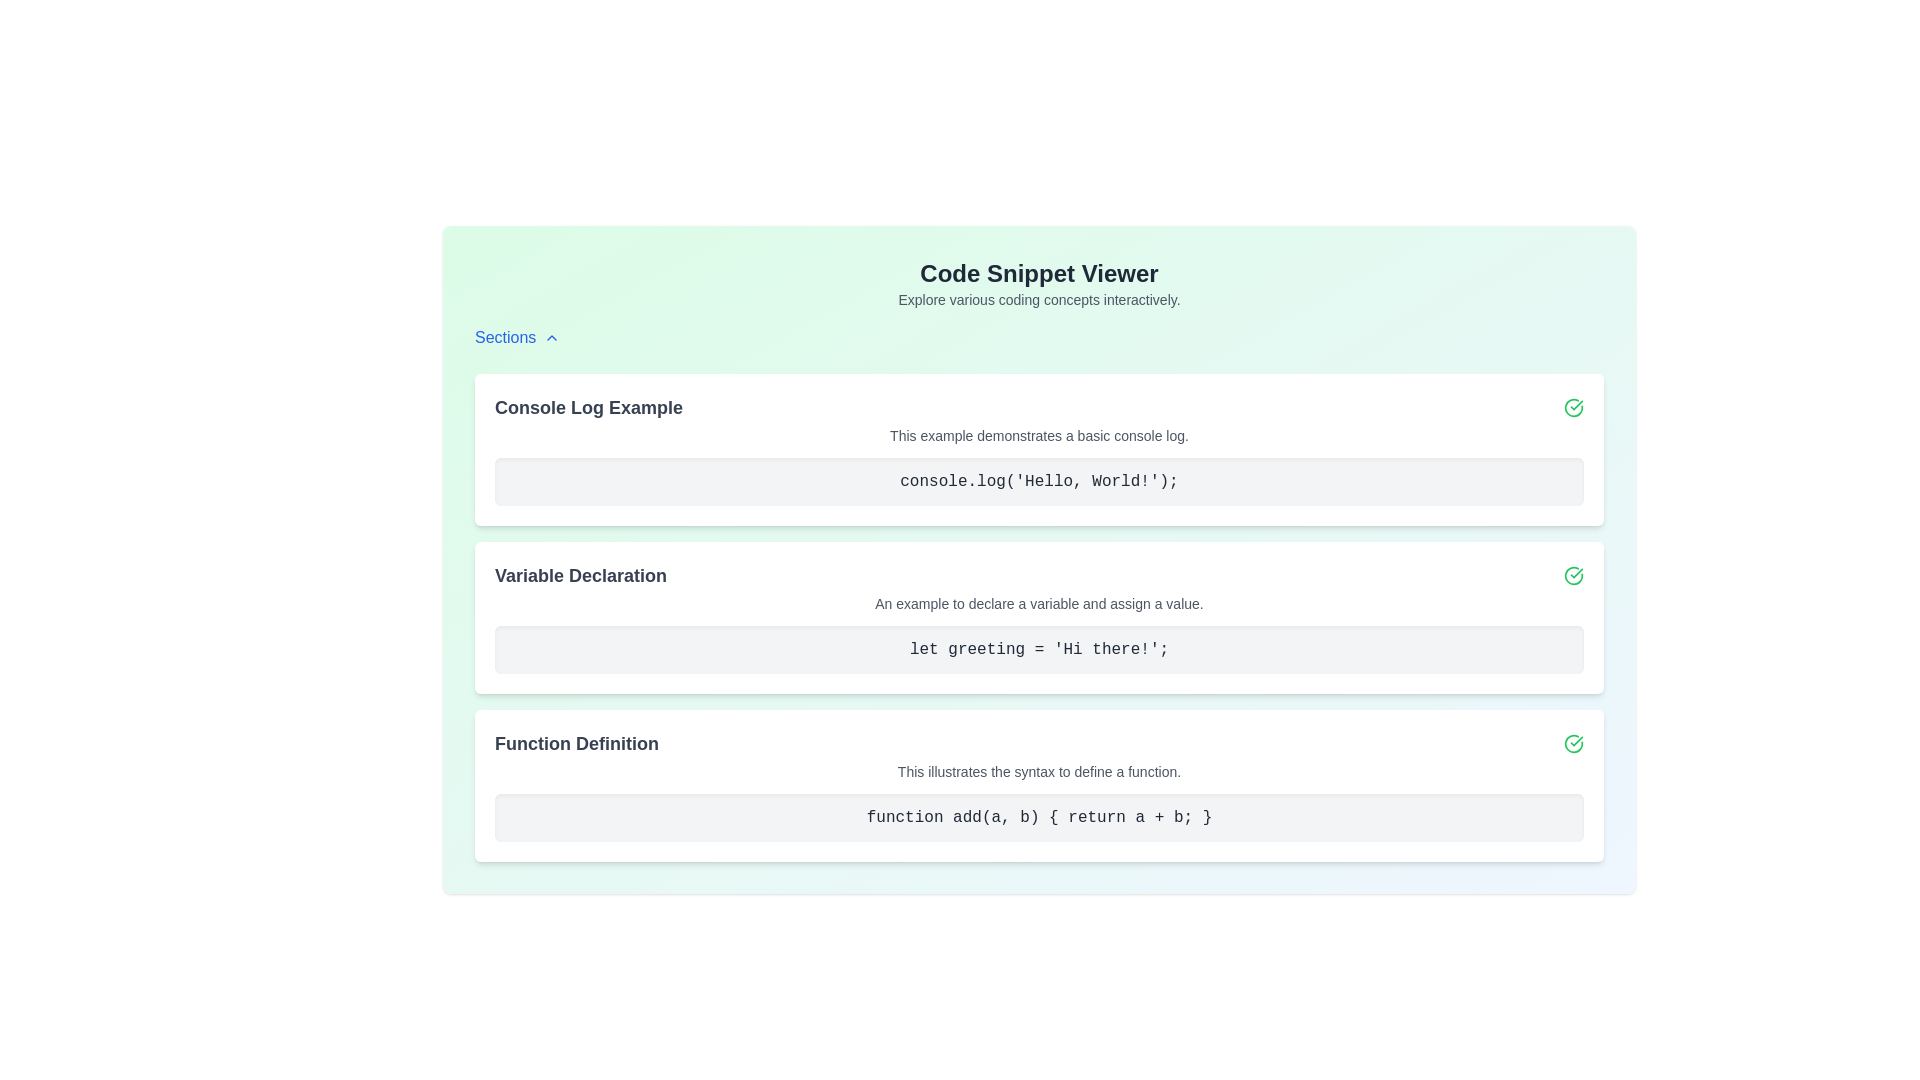 This screenshot has width=1920, height=1080. What do you see at coordinates (1573, 575) in the screenshot?
I see `the circular icon featuring a green checkmark located to the right of the 'Variable Declaration' section title by clicking on it` at bounding box center [1573, 575].